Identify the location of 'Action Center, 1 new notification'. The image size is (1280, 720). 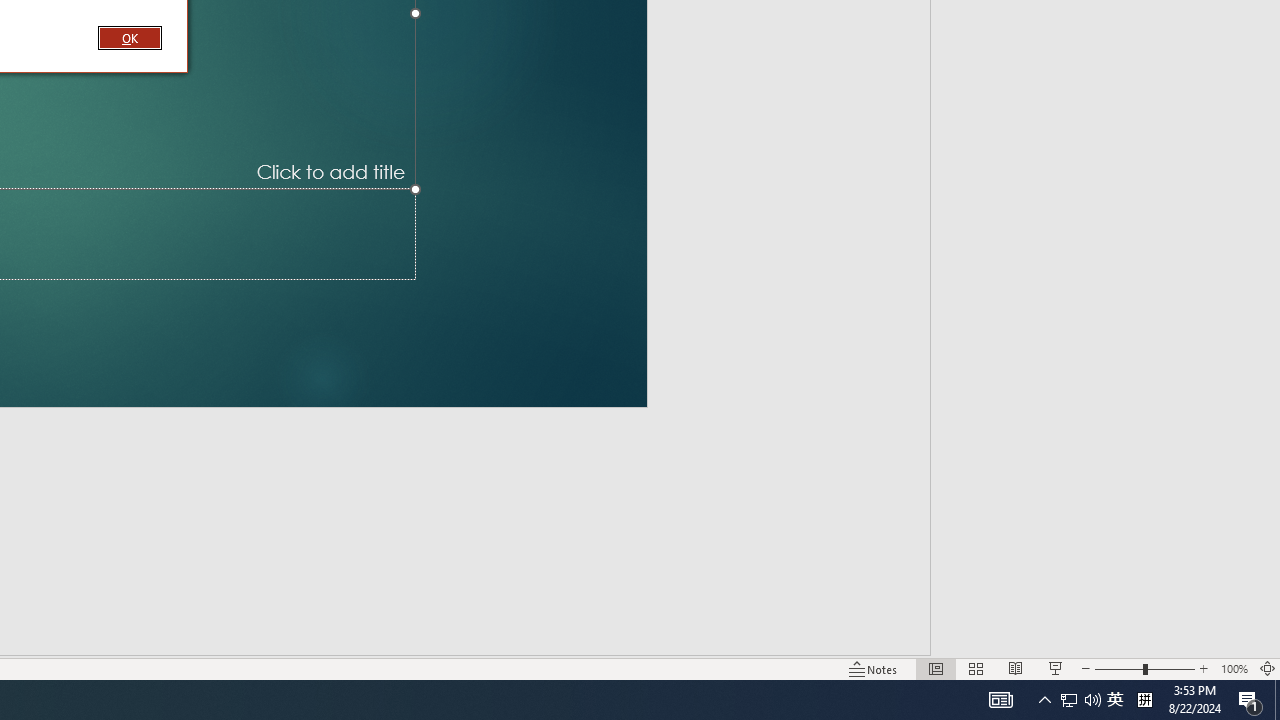
(1250, 698).